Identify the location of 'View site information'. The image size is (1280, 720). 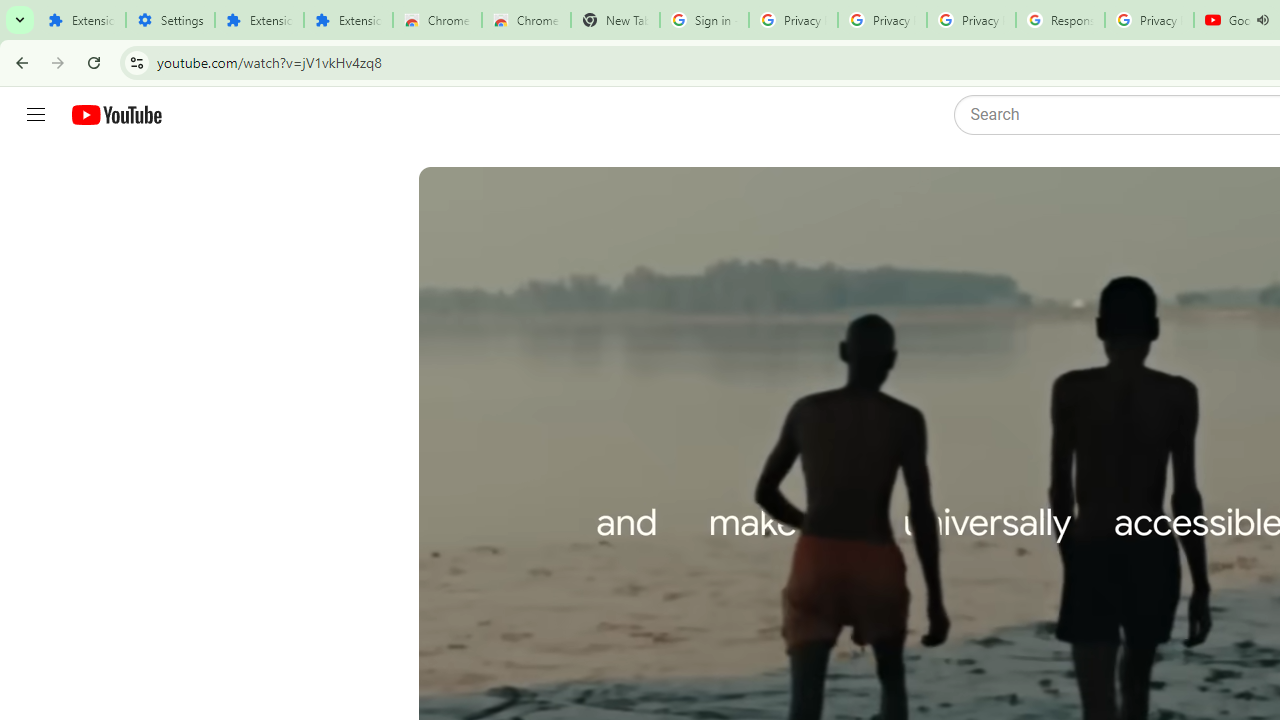
(135, 61).